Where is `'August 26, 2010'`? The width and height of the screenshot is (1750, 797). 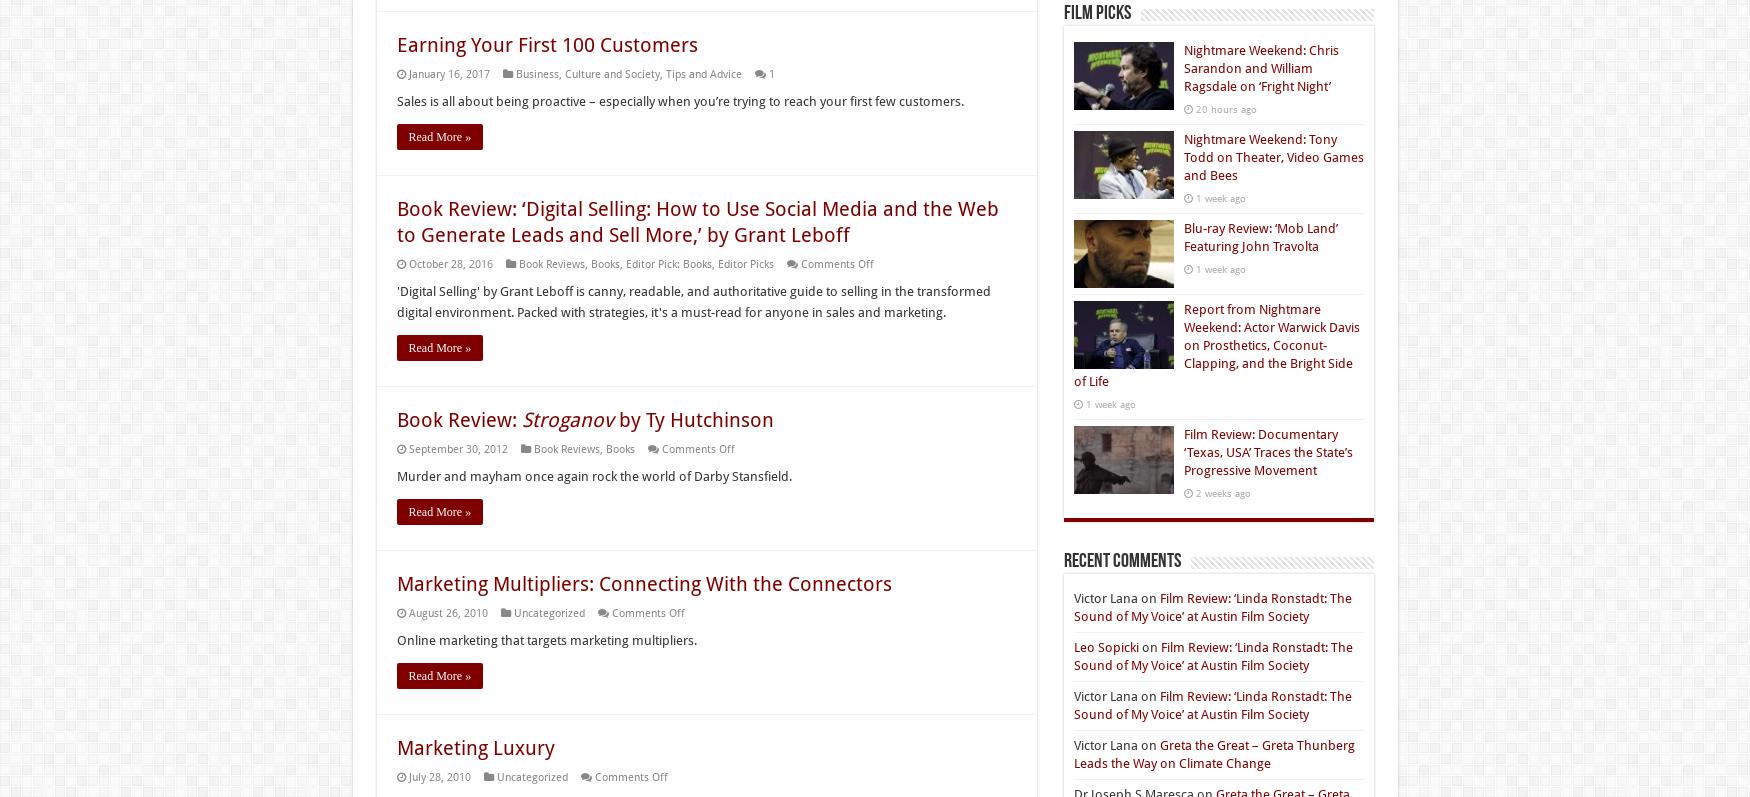
'August 26, 2010' is located at coordinates (406, 613).